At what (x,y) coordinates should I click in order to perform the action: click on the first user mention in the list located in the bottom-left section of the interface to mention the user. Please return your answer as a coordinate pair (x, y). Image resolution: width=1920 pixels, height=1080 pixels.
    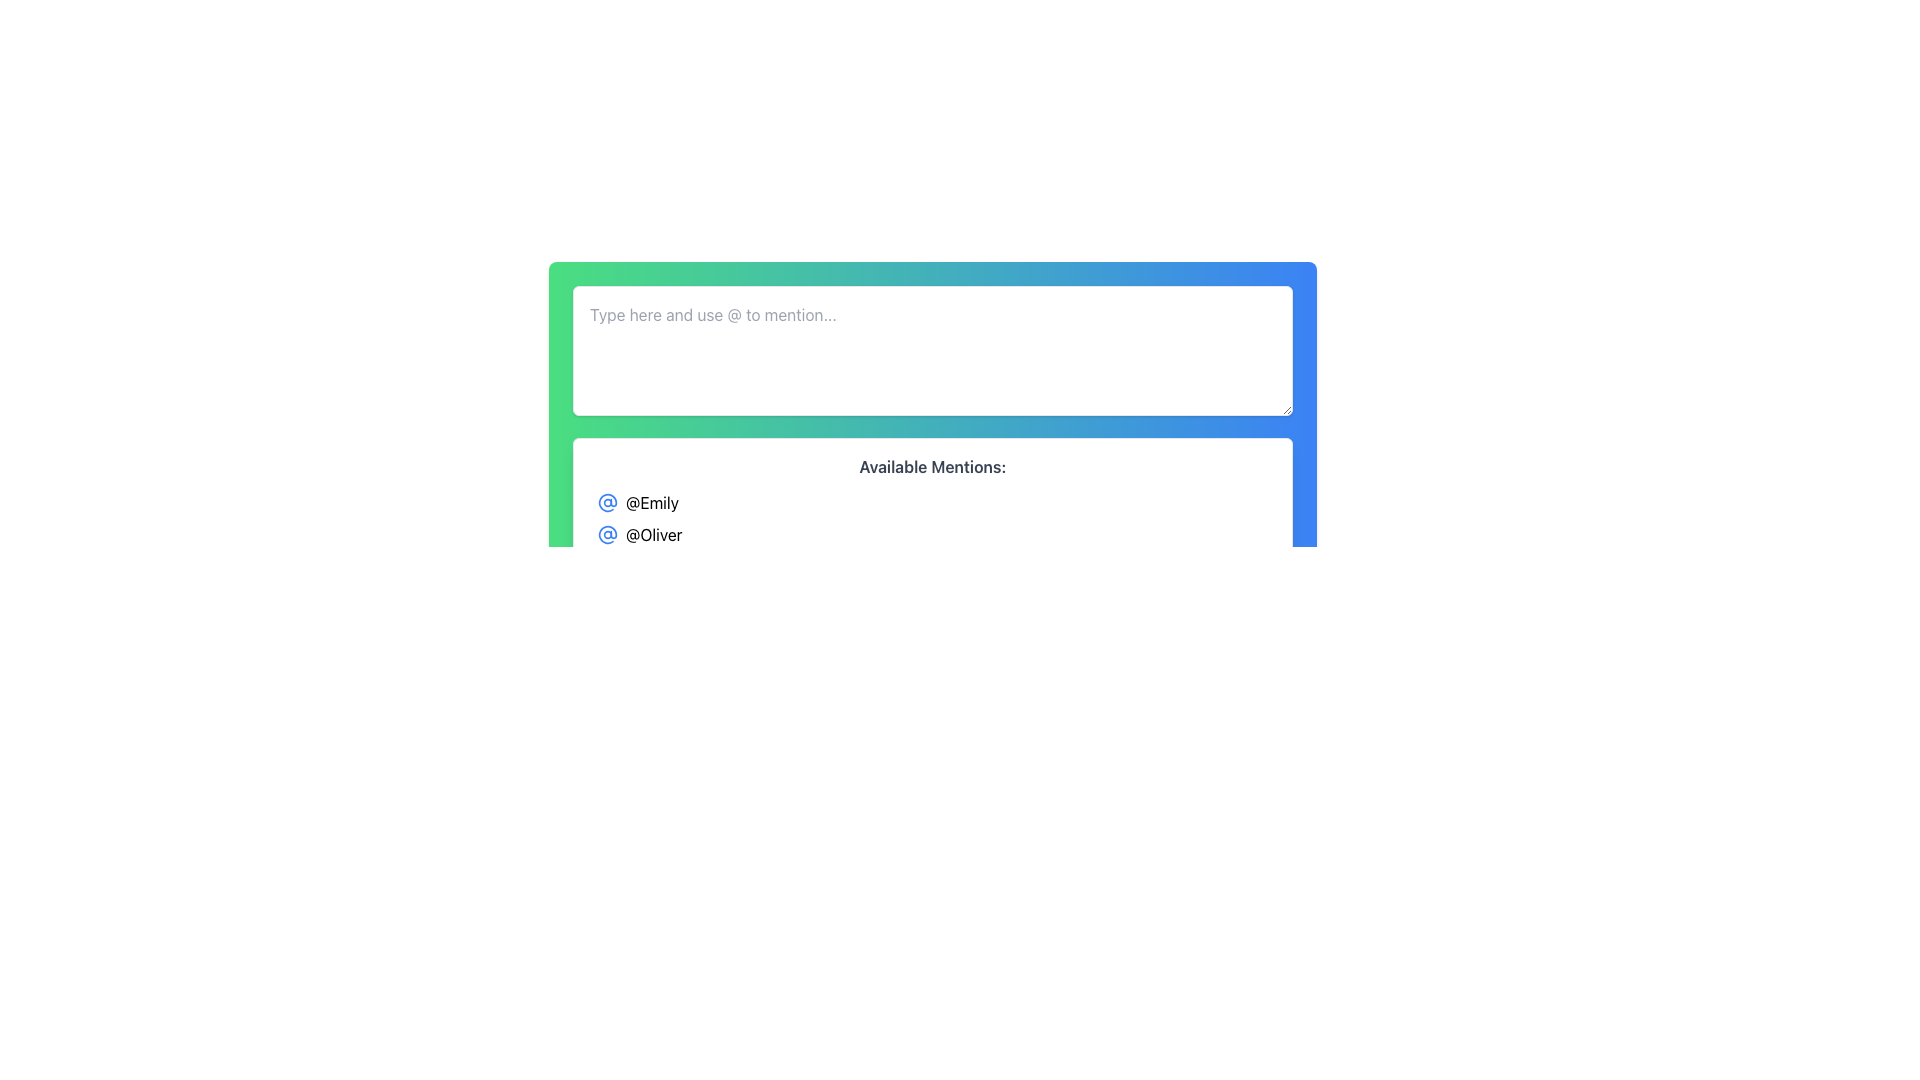
    Looking at the image, I should click on (652, 501).